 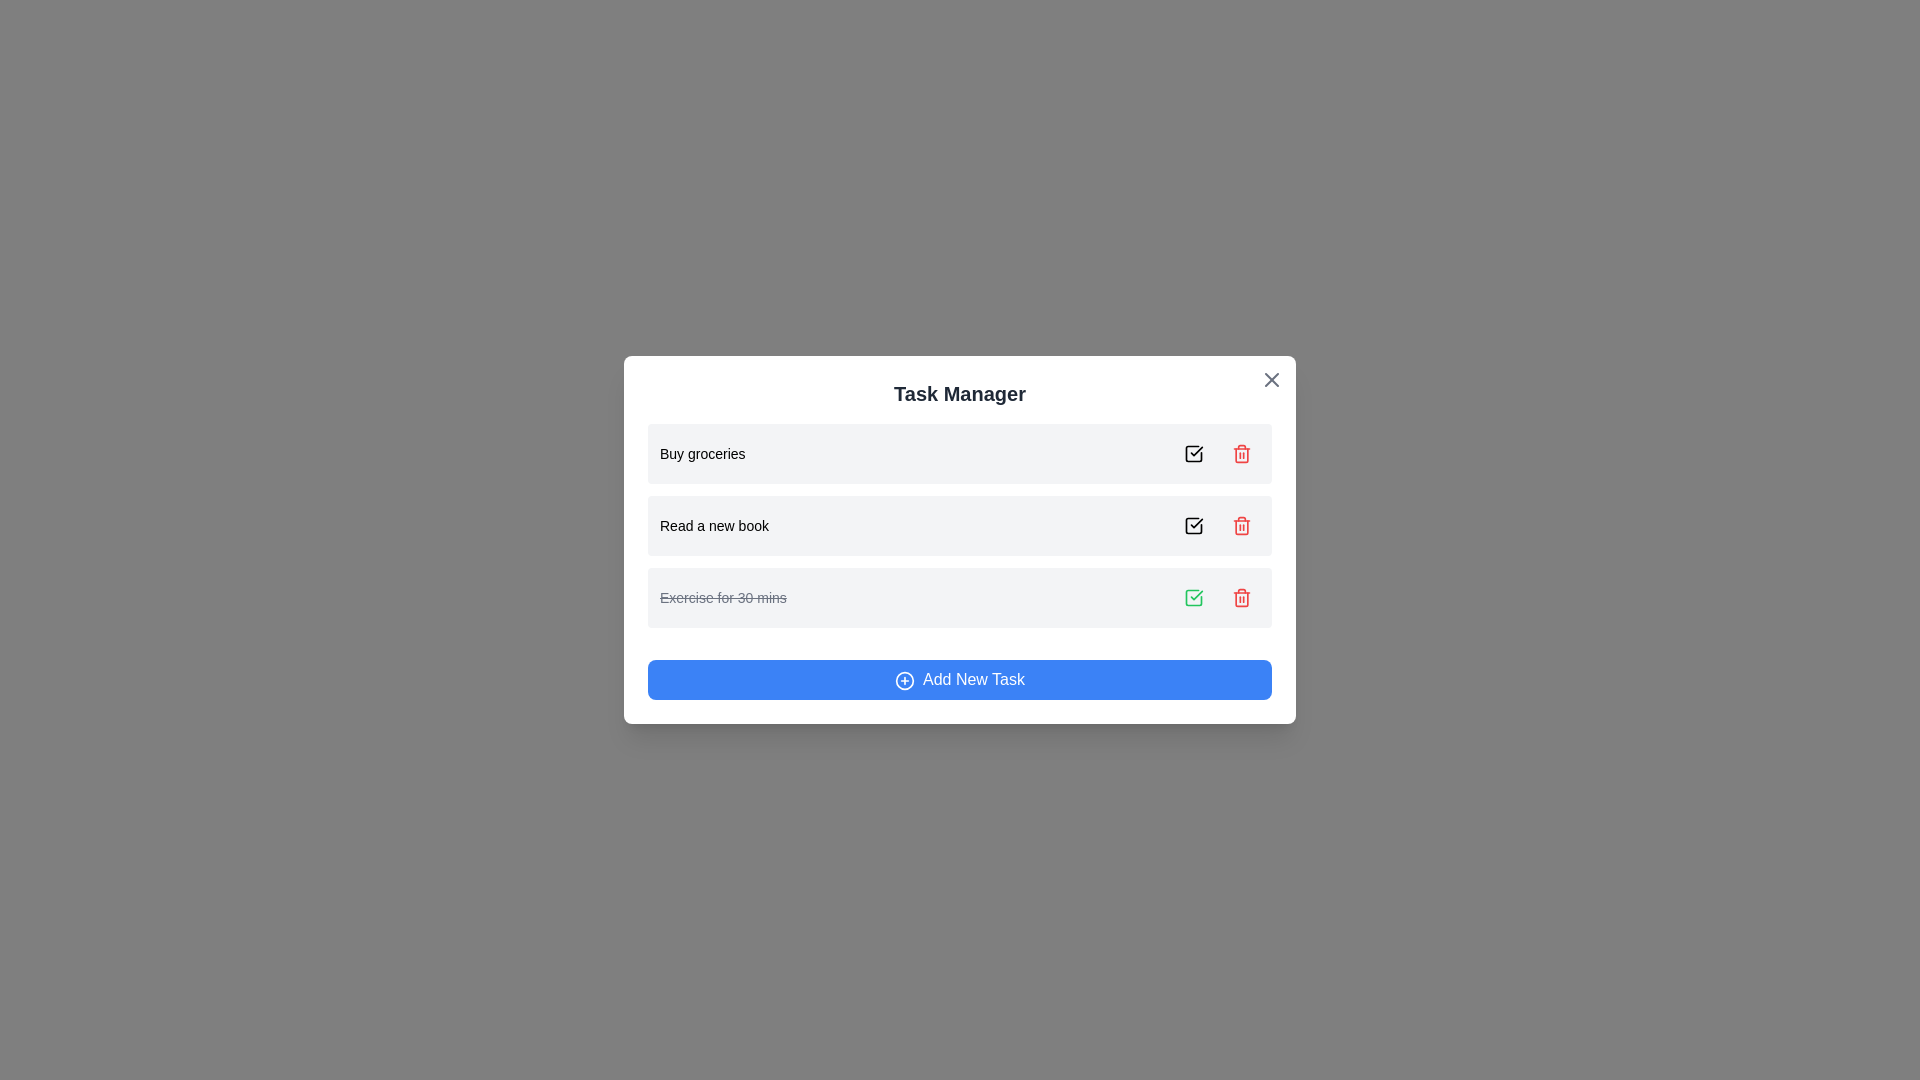 I want to click on the checkbox in the task list within the 'Task Manager' modal, so click(x=960, y=524).